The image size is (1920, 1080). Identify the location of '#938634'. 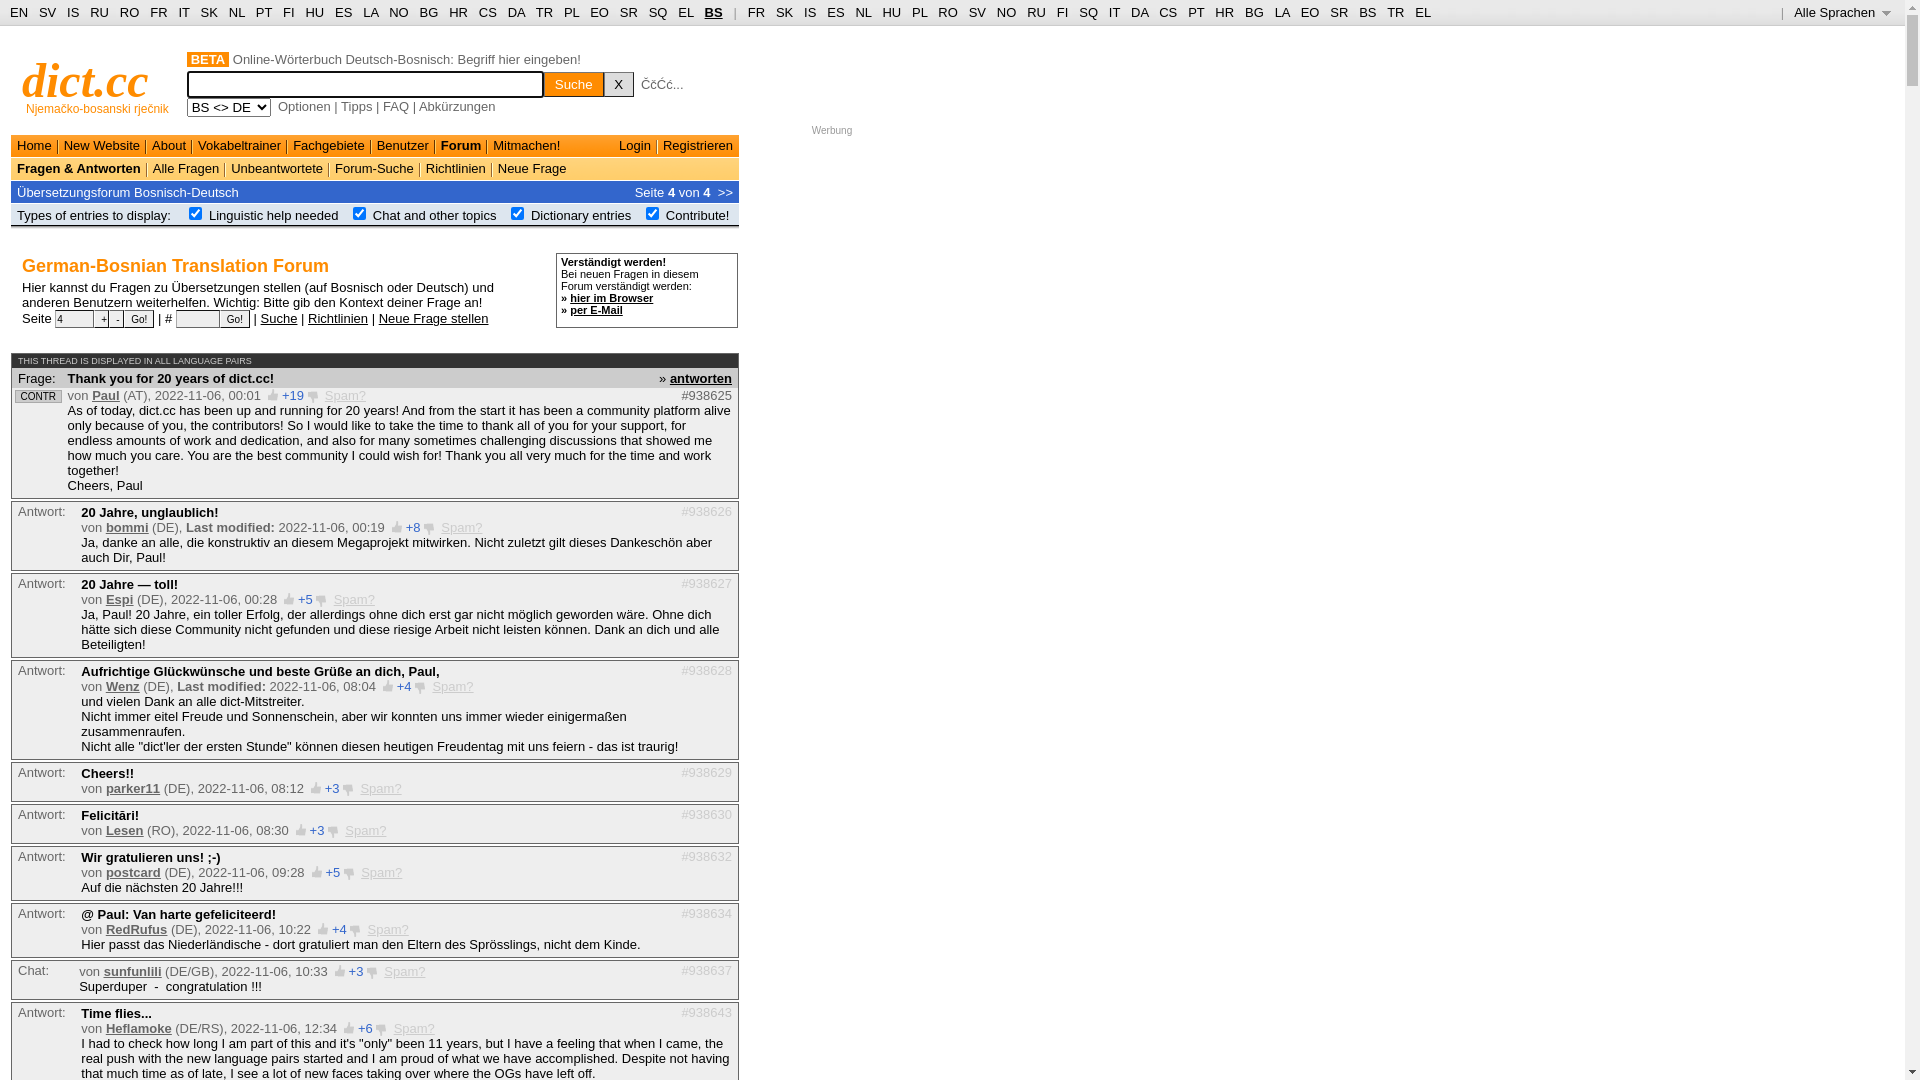
(706, 913).